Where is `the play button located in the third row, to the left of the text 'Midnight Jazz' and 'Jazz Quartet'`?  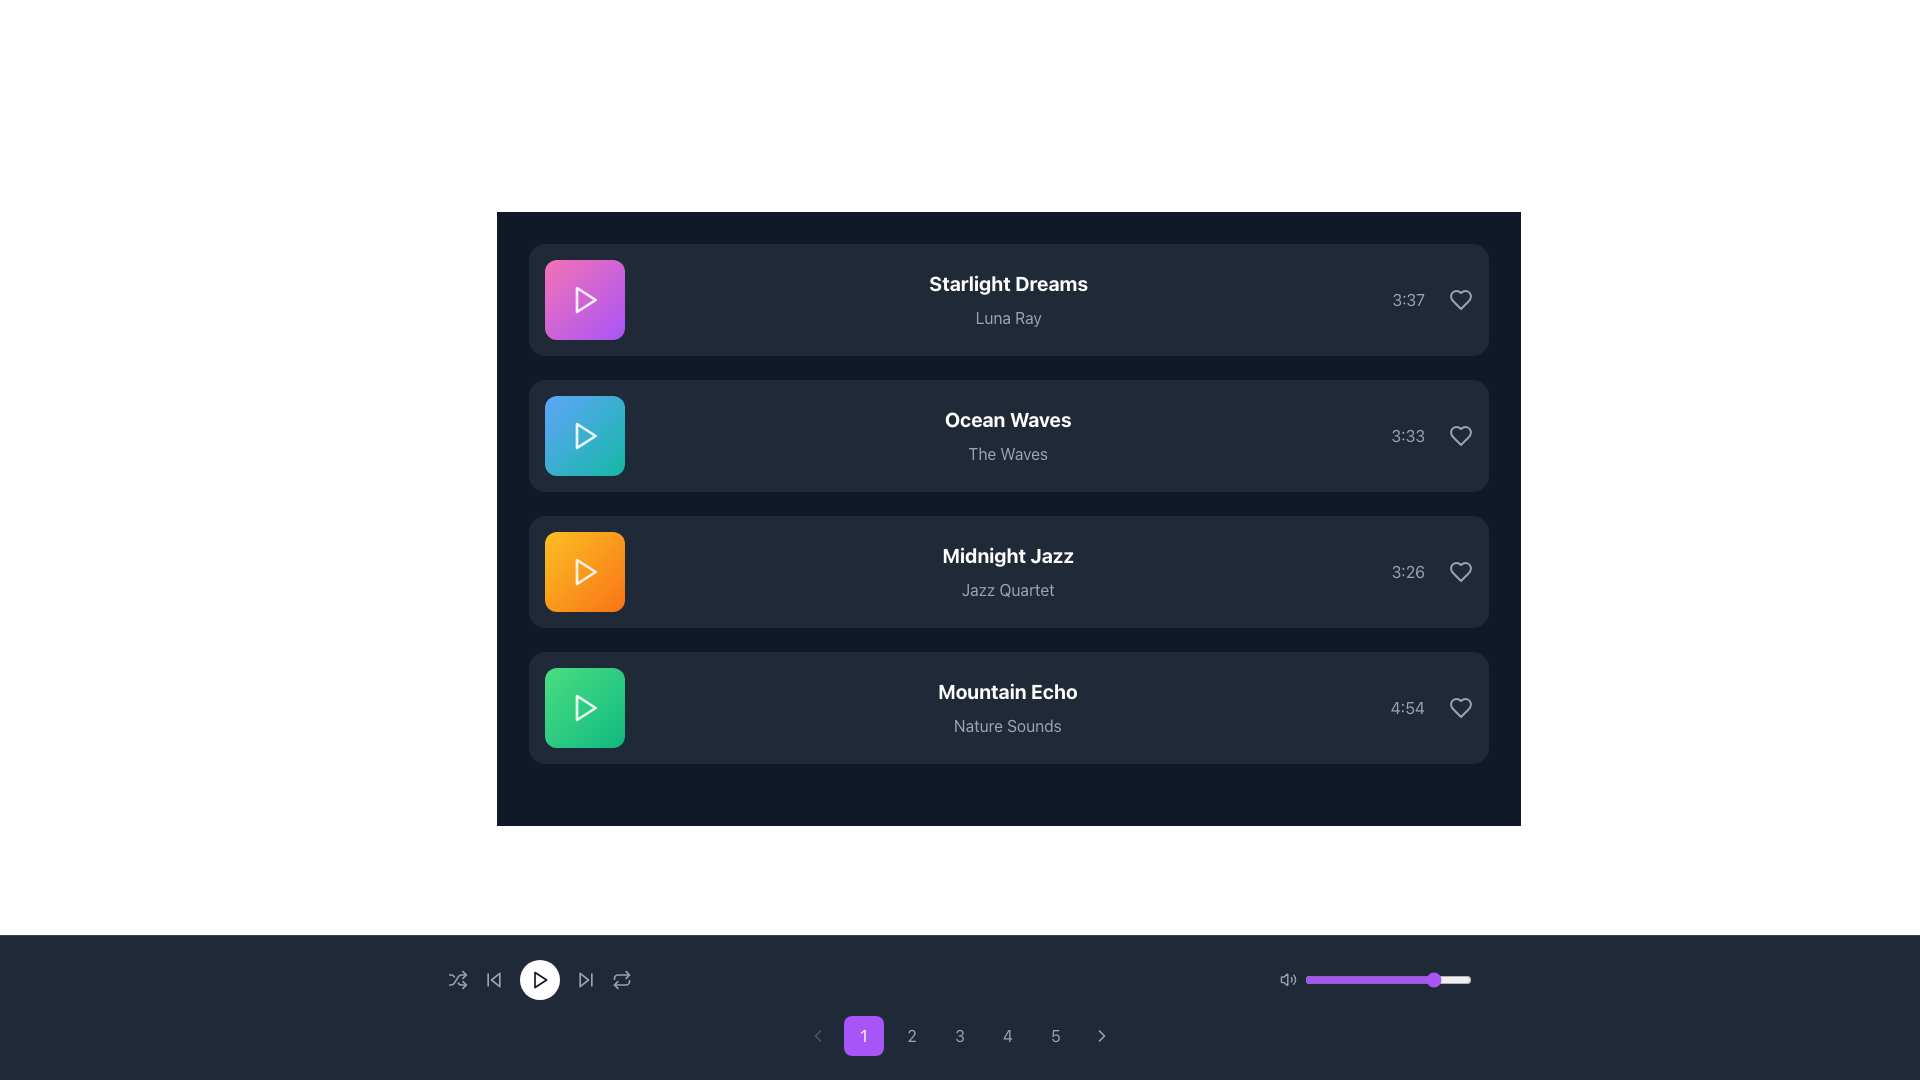 the play button located in the third row, to the left of the text 'Midnight Jazz' and 'Jazz Quartet' is located at coordinates (584, 571).